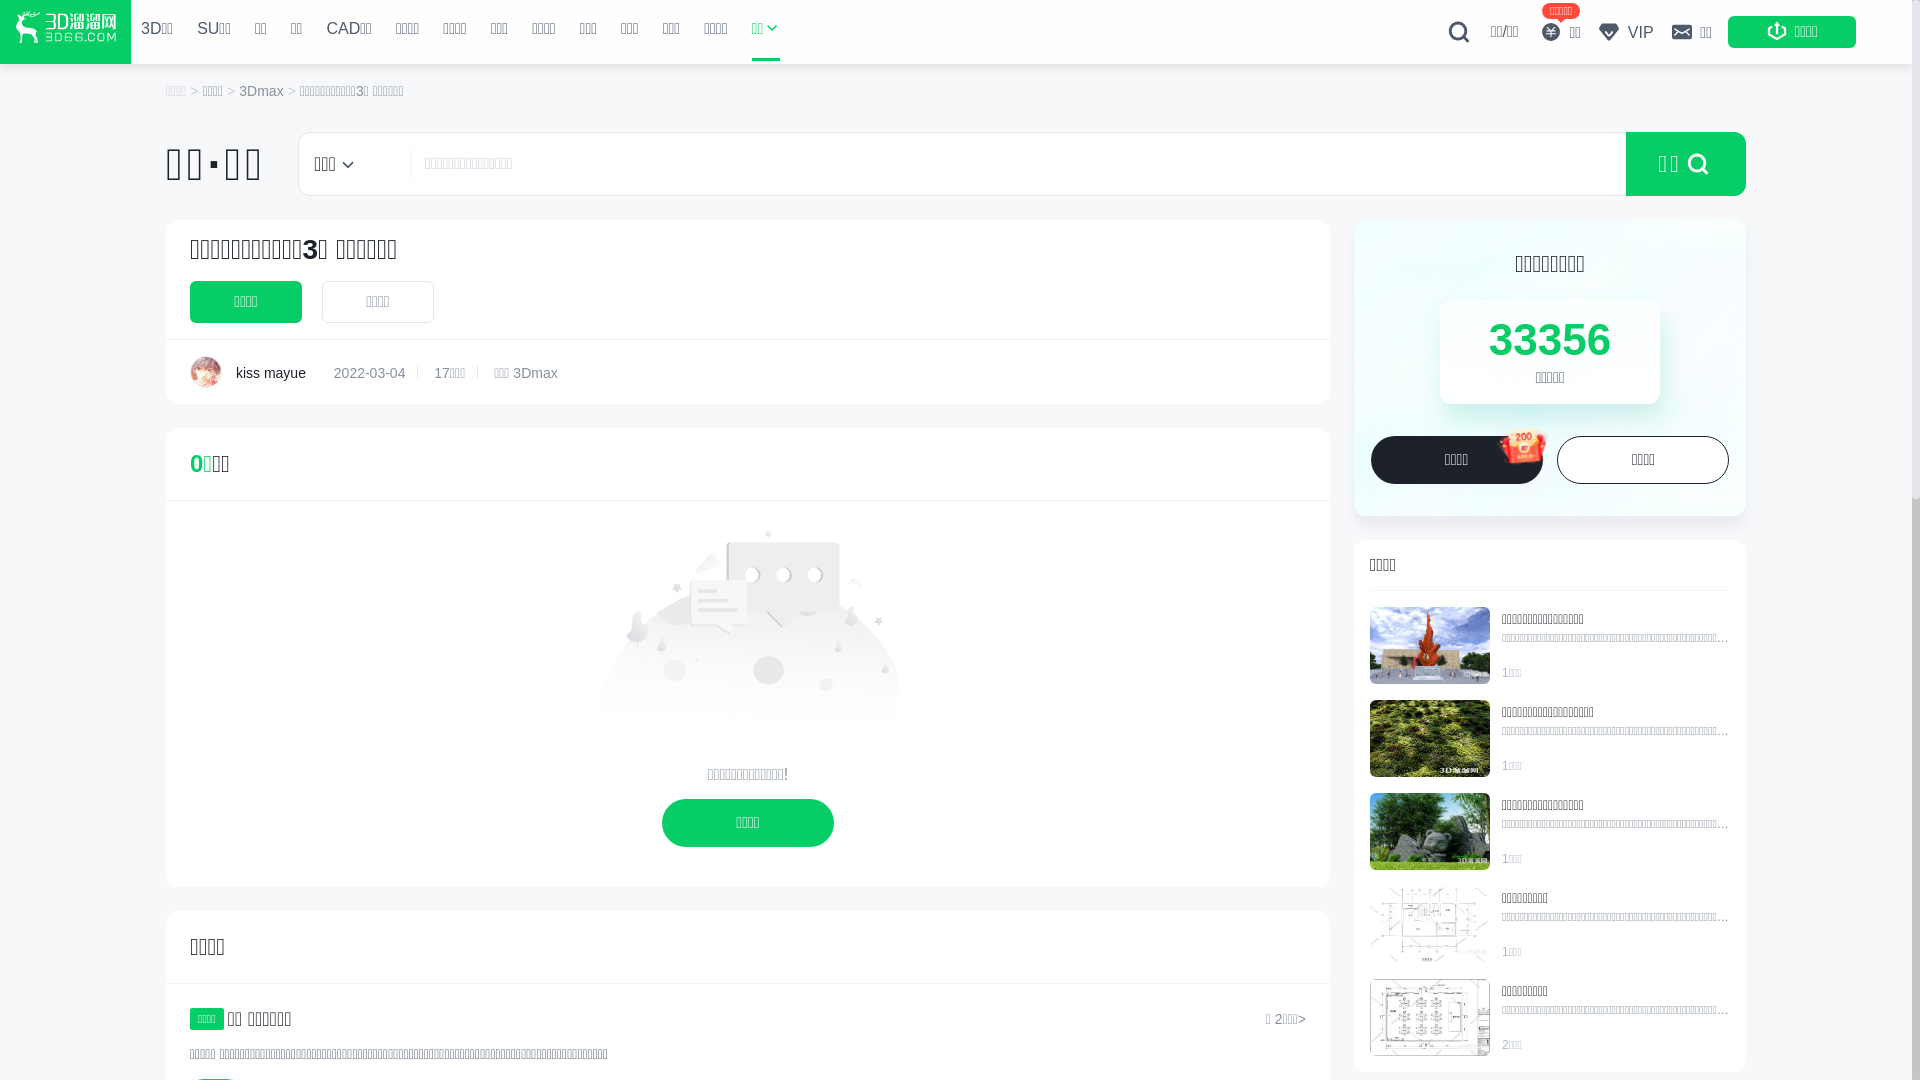  What do you see at coordinates (1625, 31) in the screenshot?
I see `'VIP'` at bounding box center [1625, 31].